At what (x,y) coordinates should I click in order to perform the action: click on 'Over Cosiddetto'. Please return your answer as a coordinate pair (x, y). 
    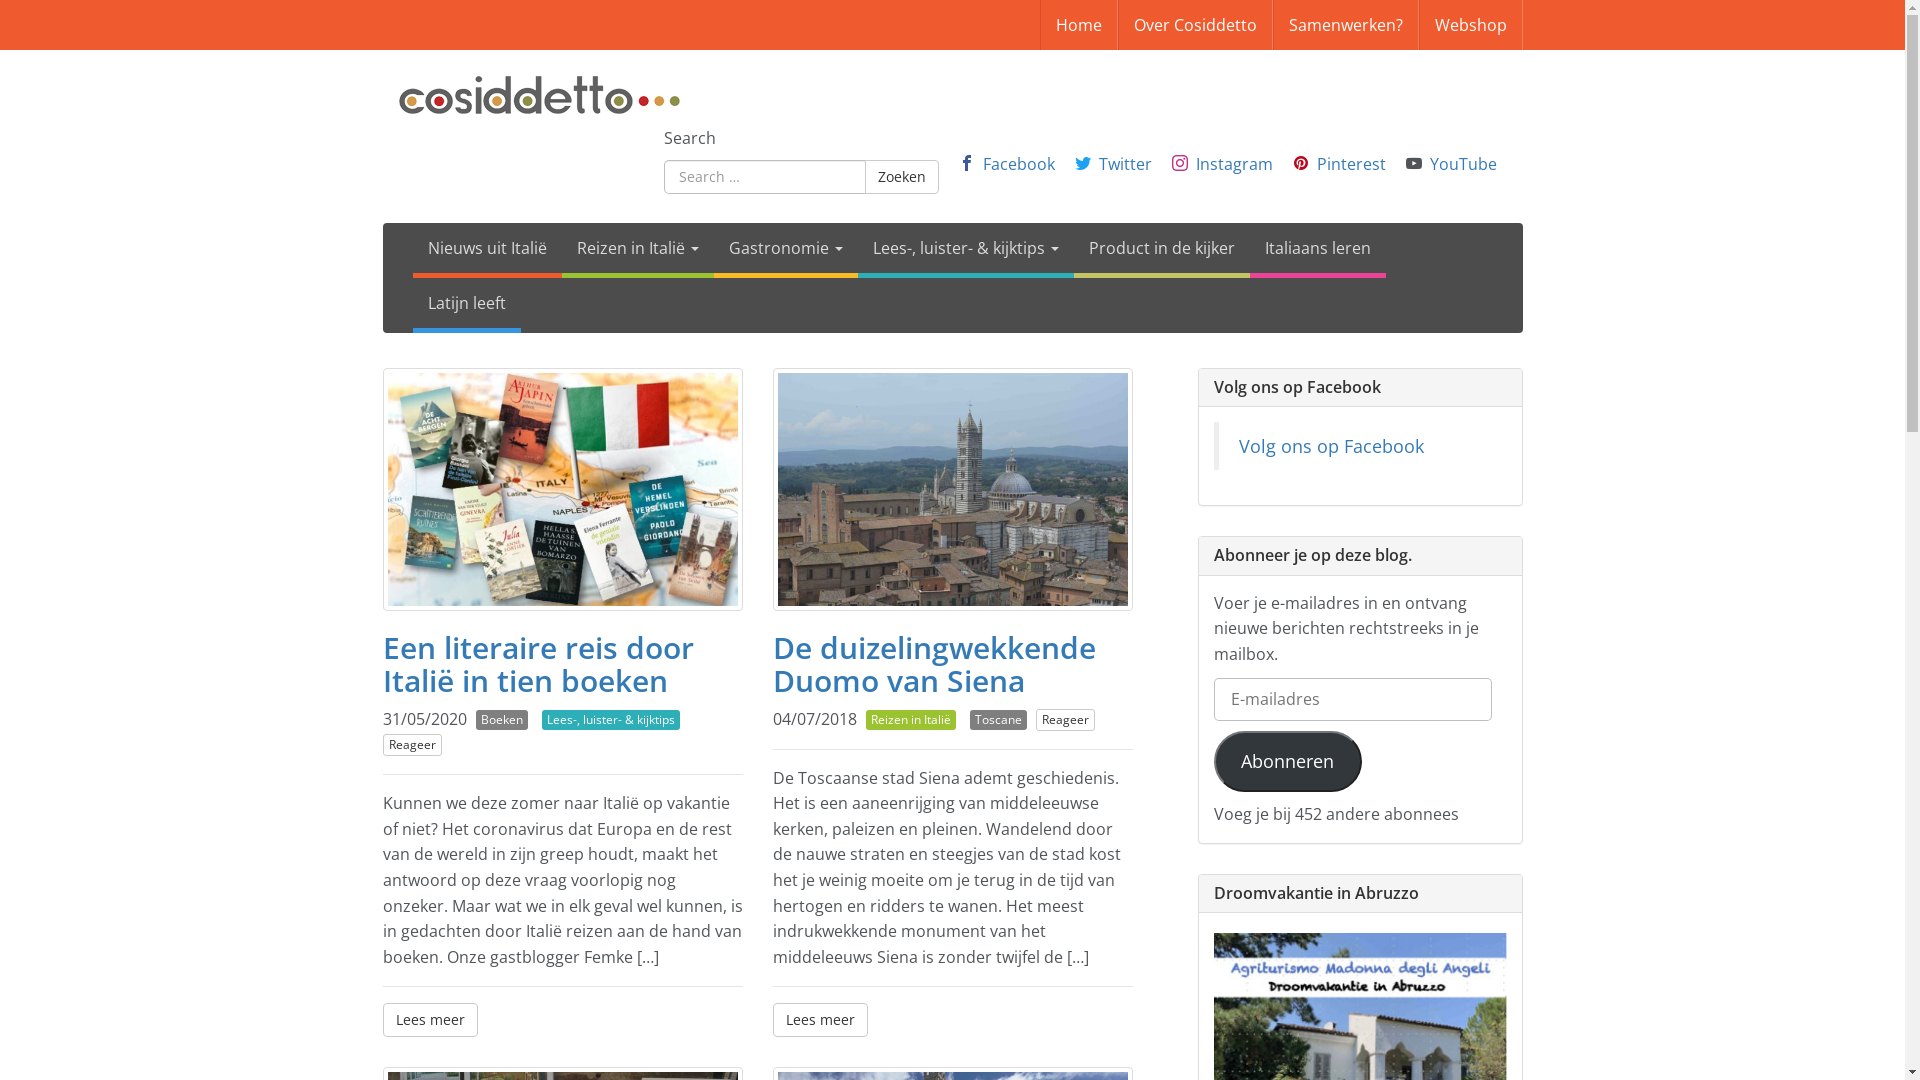
    Looking at the image, I should click on (1195, 24).